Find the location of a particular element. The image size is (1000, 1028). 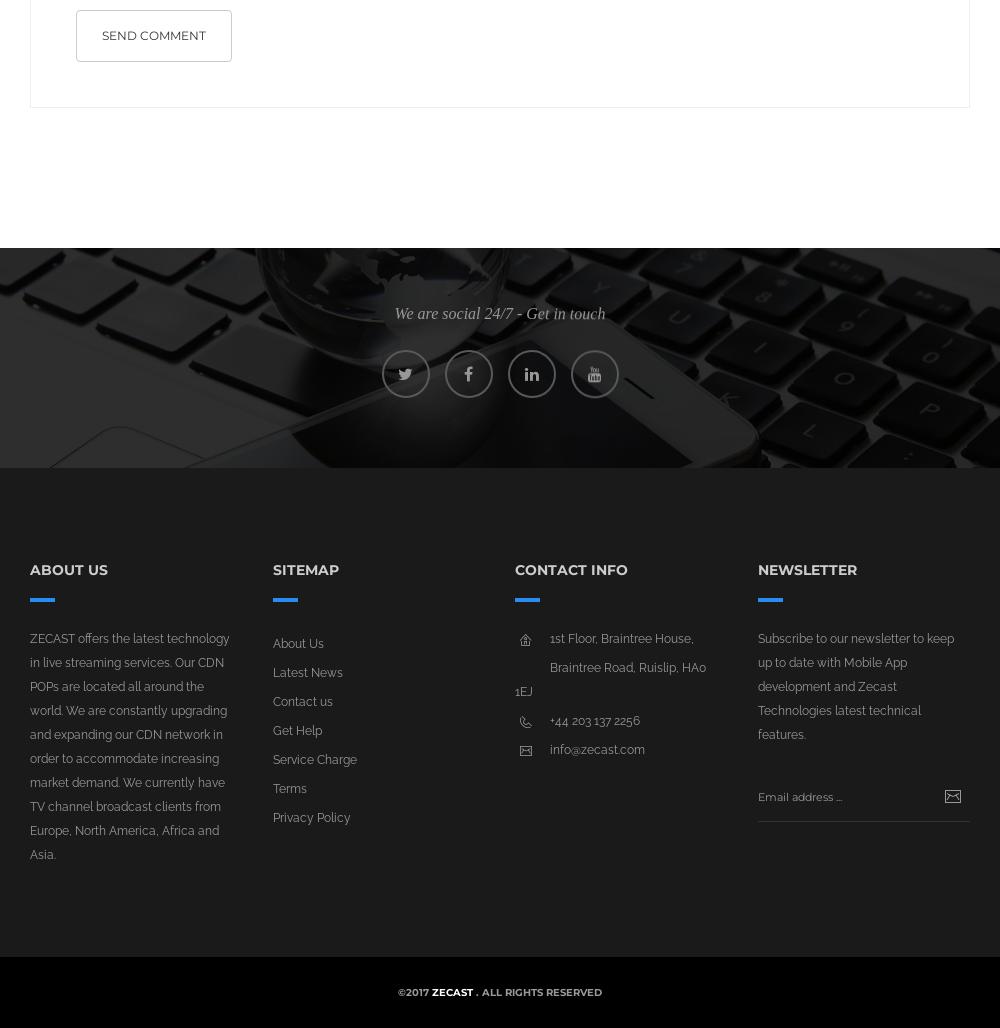

'Service Charge' is located at coordinates (313, 759).